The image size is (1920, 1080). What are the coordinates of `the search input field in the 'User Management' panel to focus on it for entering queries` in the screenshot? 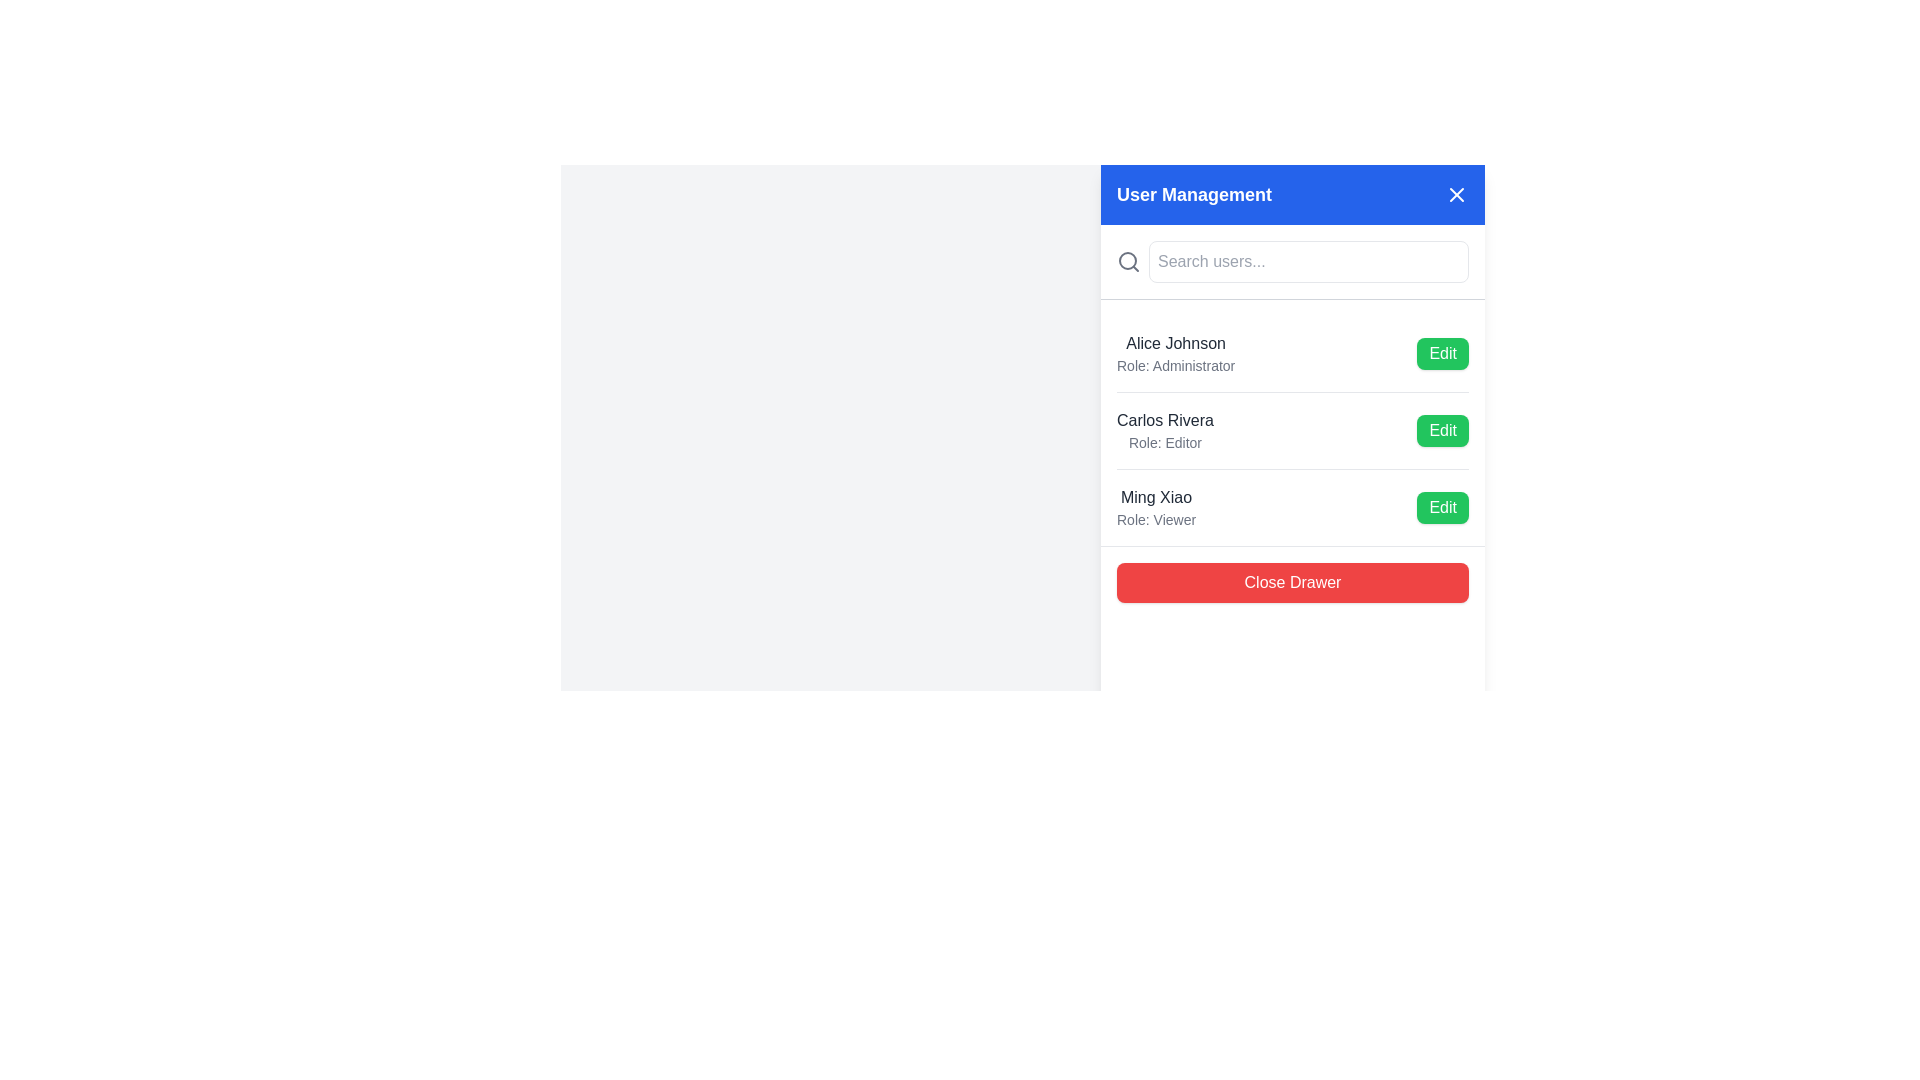 It's located at (1309, 261).